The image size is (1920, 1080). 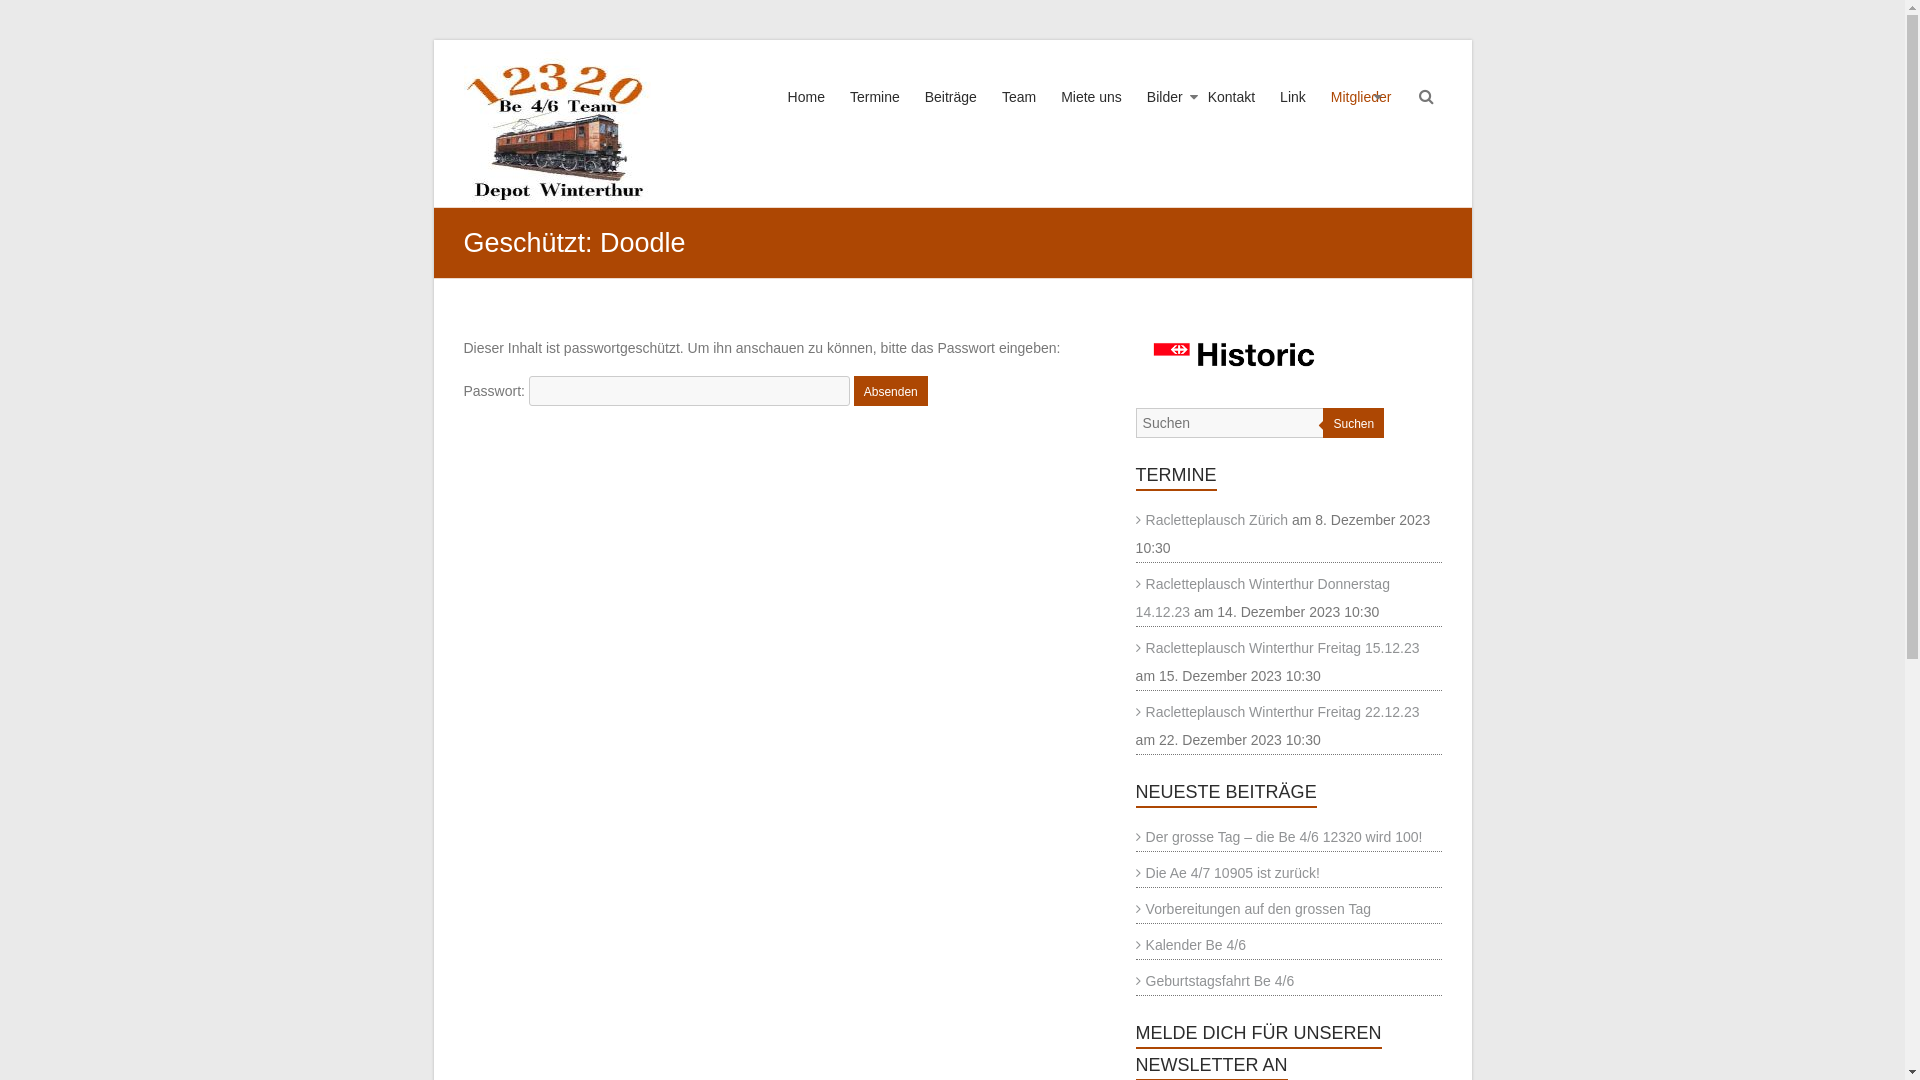 I want to click on 'Miete uns', so click(x=1059, y=115).